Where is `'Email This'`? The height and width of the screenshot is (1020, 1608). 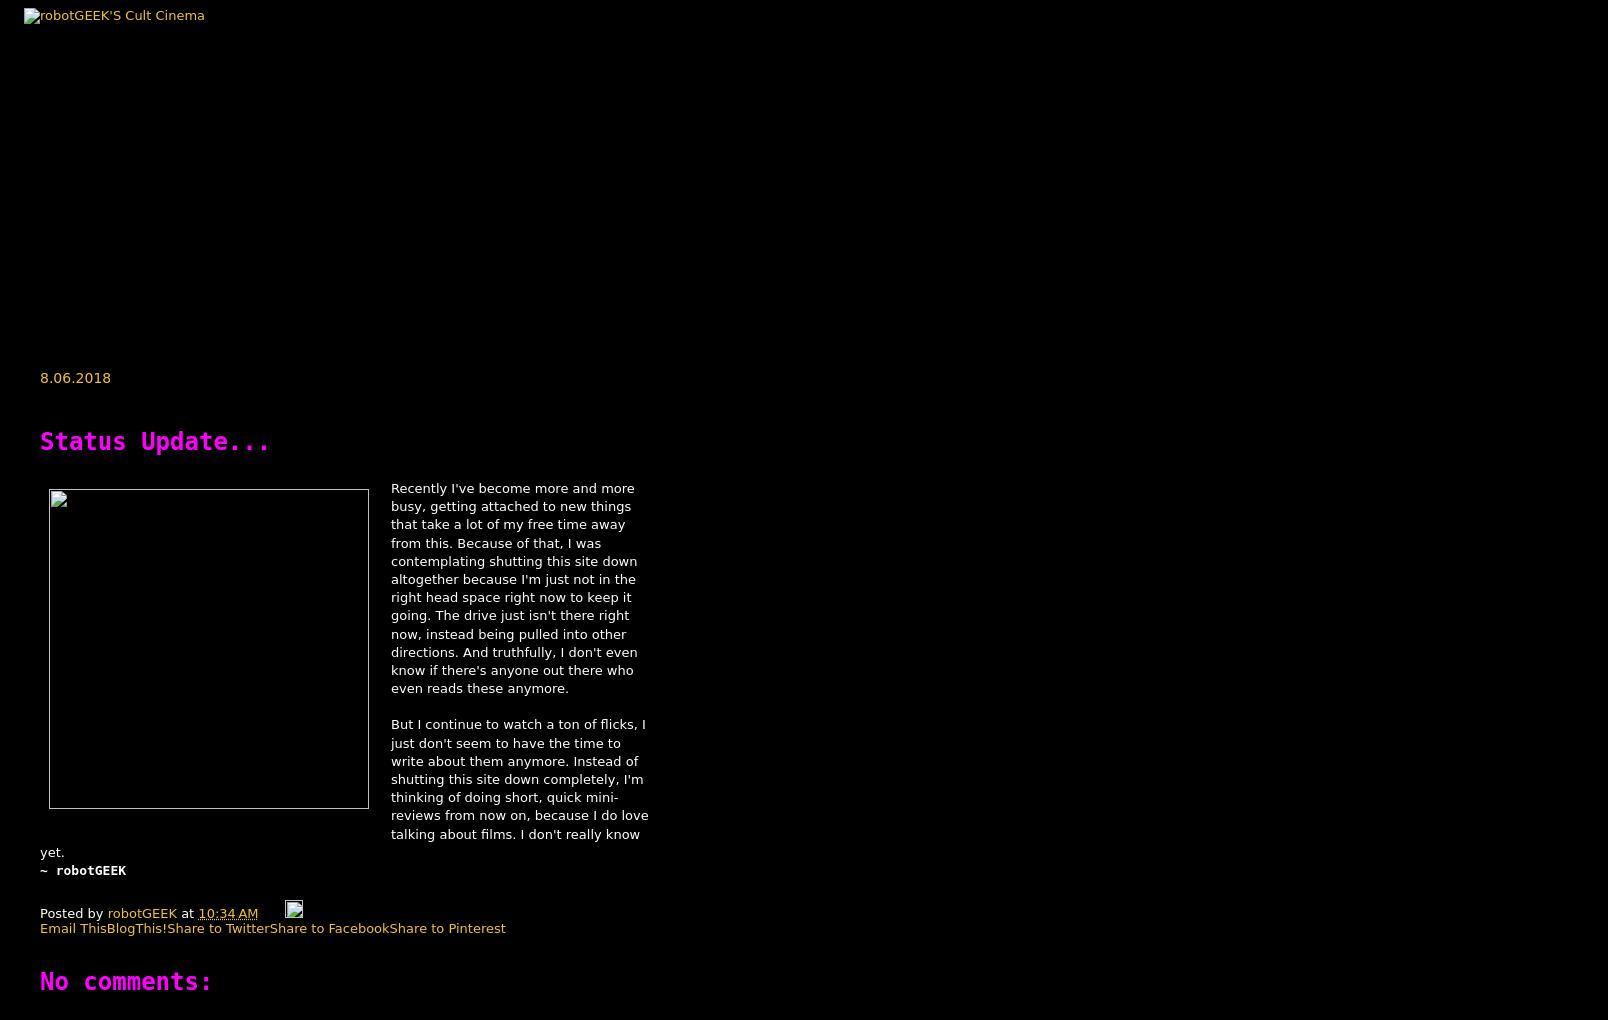
'Email This' is located at coordinates (73, 927).